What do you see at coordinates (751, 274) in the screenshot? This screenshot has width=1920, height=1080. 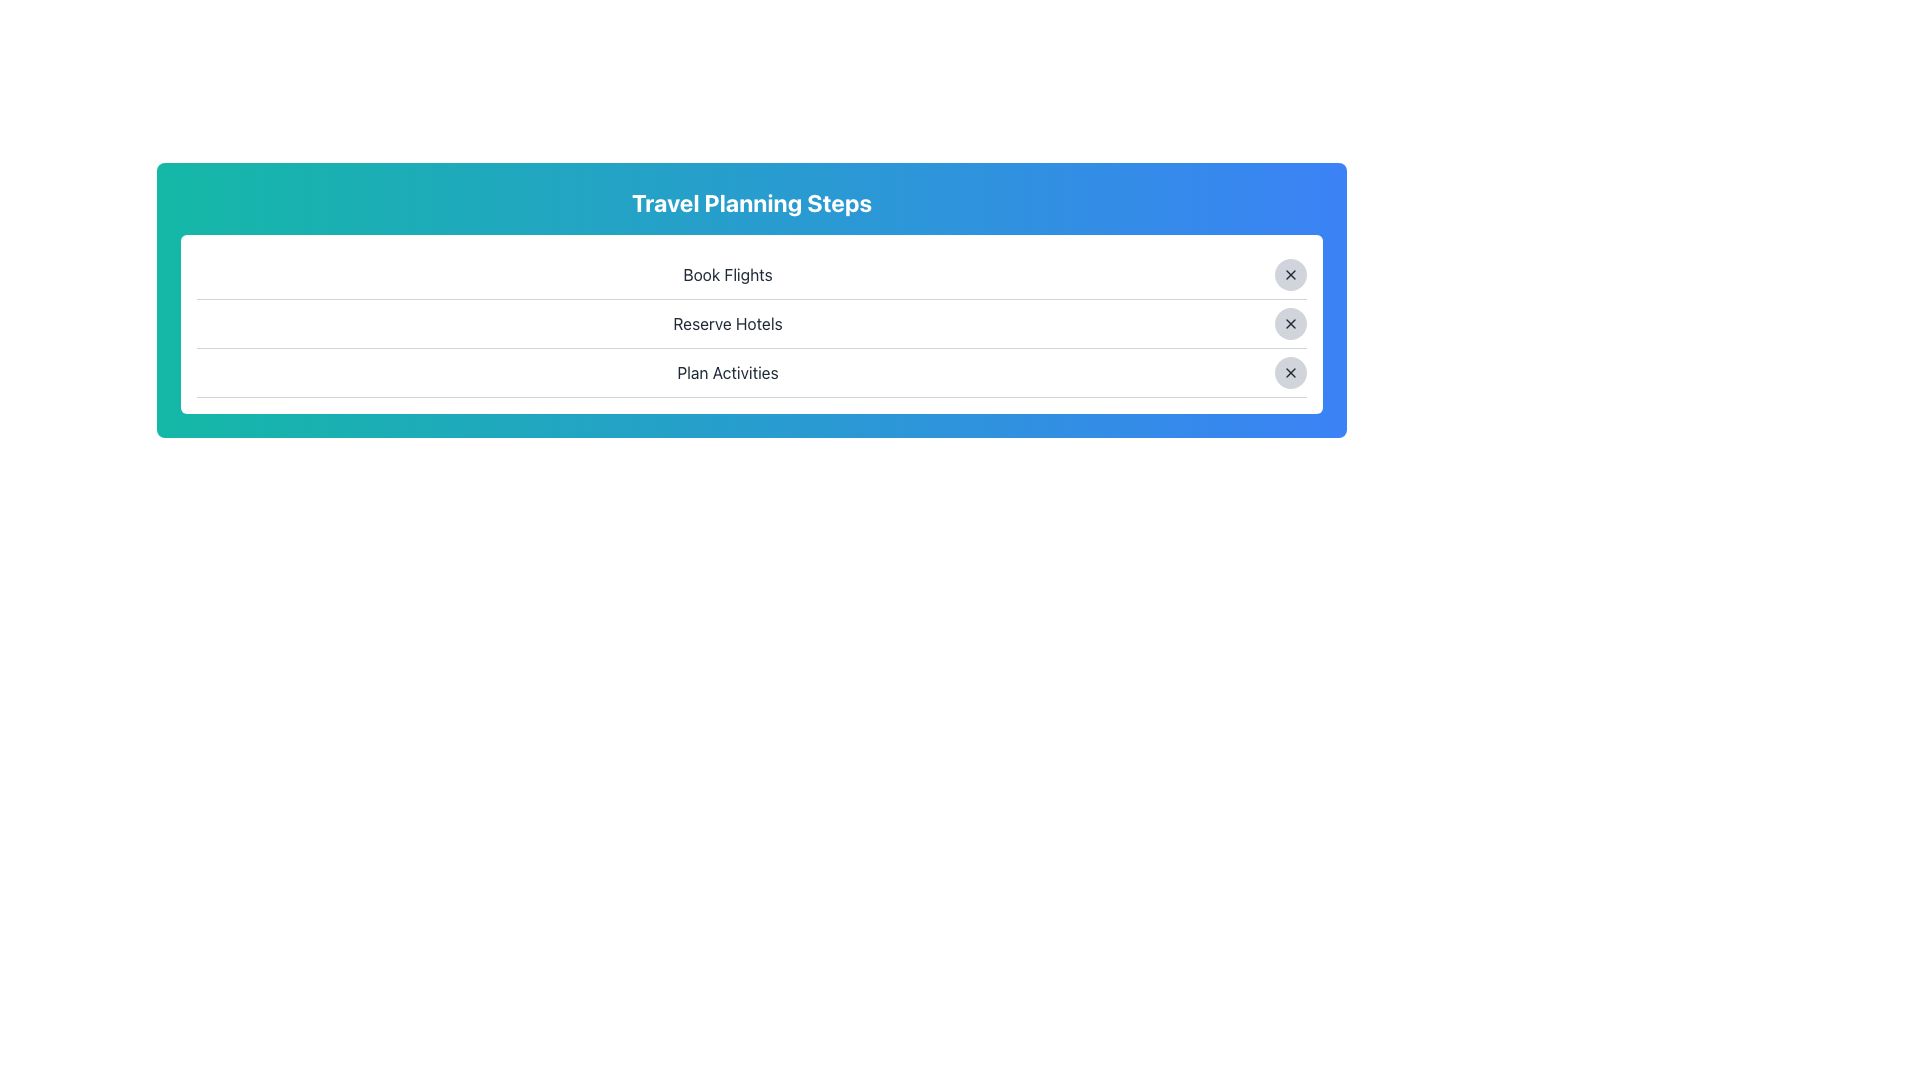 I see `the first list item under 'Travel Planning Steps'` at bounding box center [751, 274].